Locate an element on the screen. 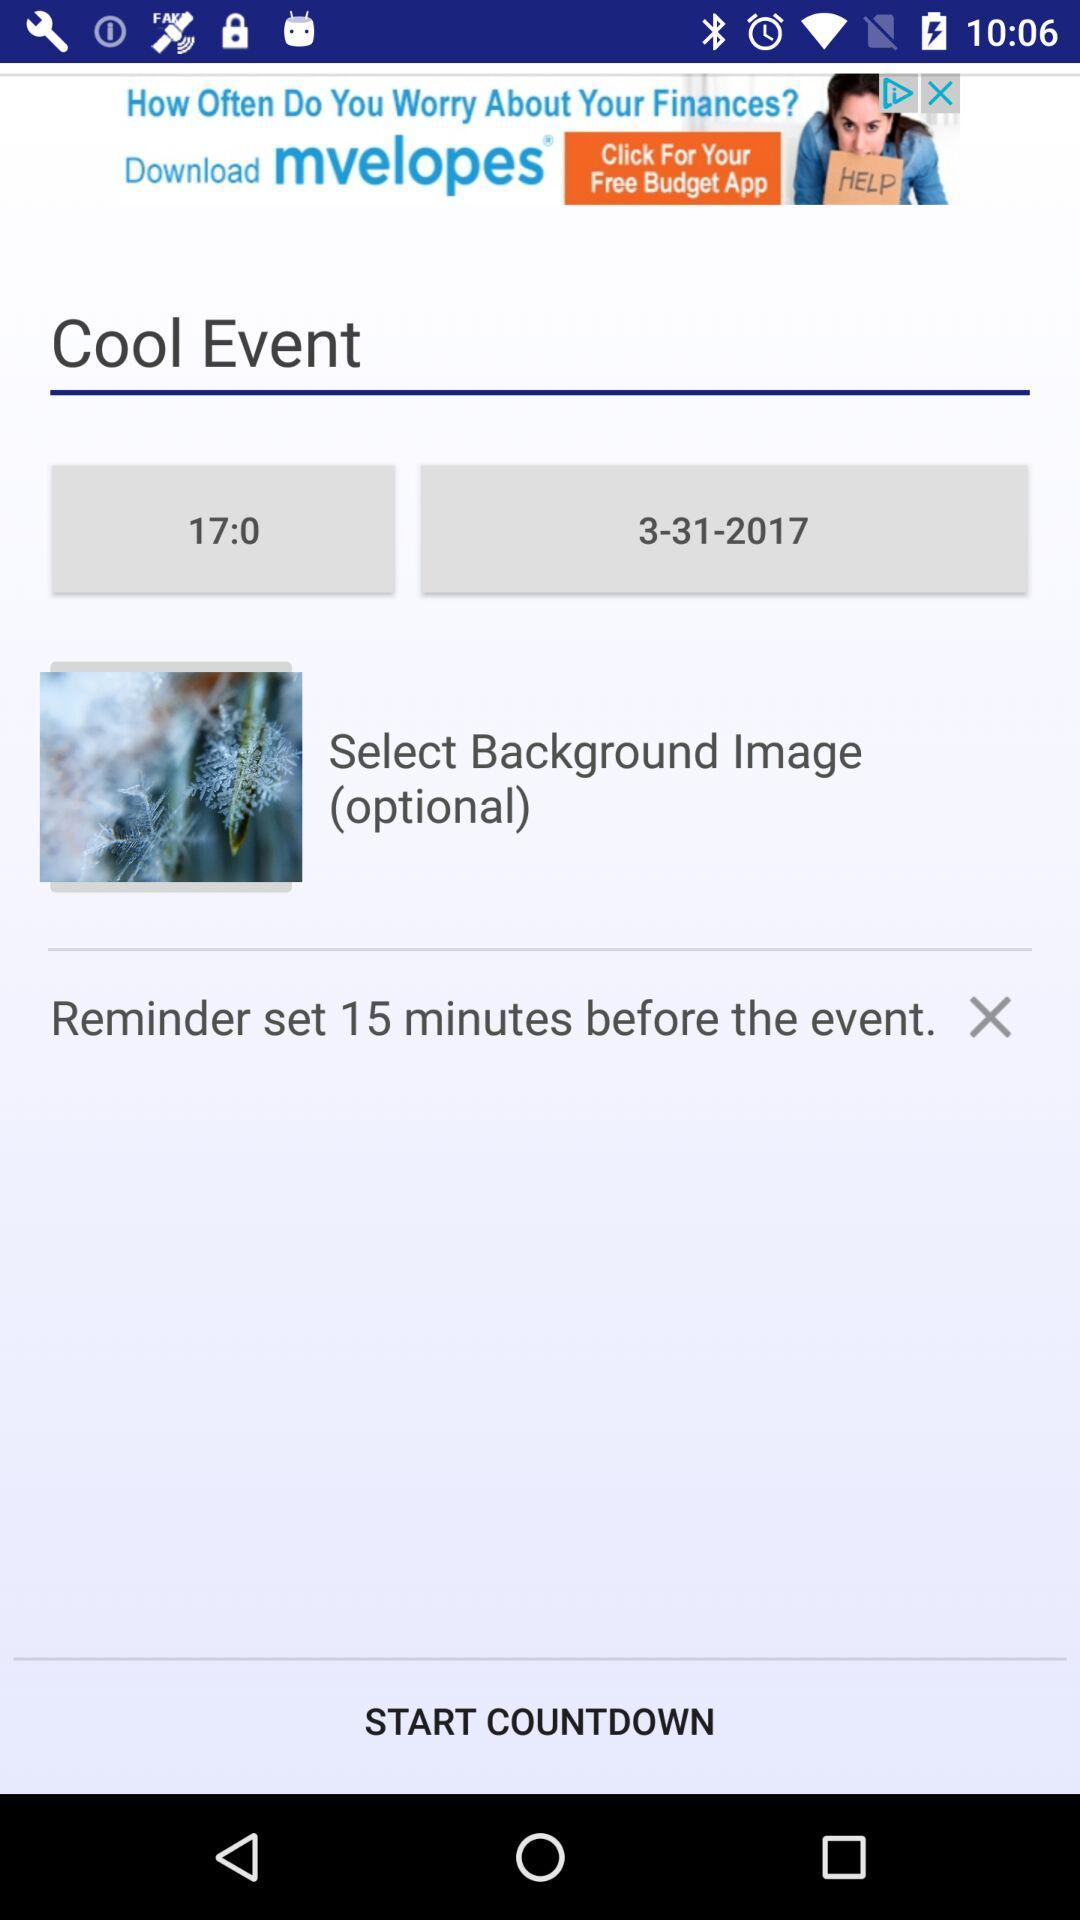 This screenshot has height=1920, width=1080. cancel the reminder is located at coordinates (990, 1016).